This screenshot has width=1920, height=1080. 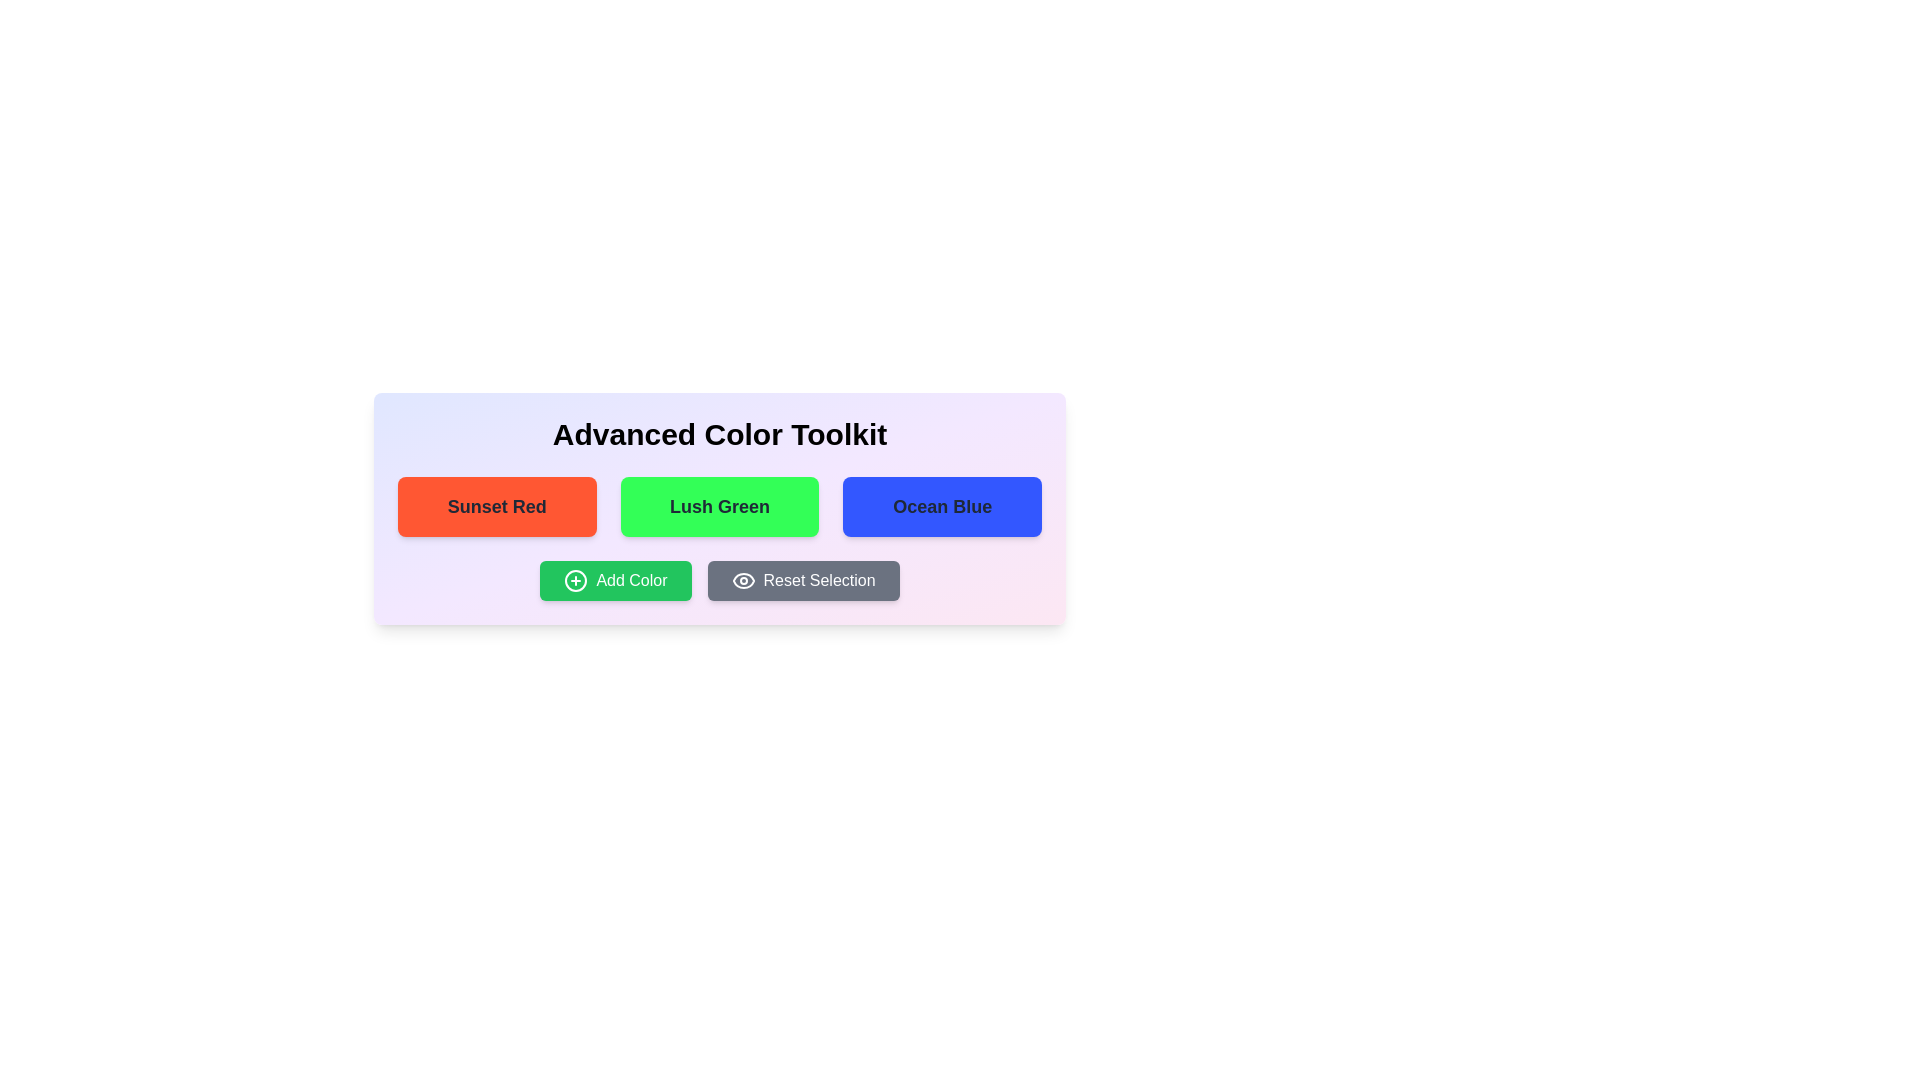 What do you see at coordinates (941, 505) in the screenshot?
I see `the button with a blue background and white text displaying 'Ocean Blue', which is the third button in a horizontal alignment of three buttons` at bounding box center [941, 505].